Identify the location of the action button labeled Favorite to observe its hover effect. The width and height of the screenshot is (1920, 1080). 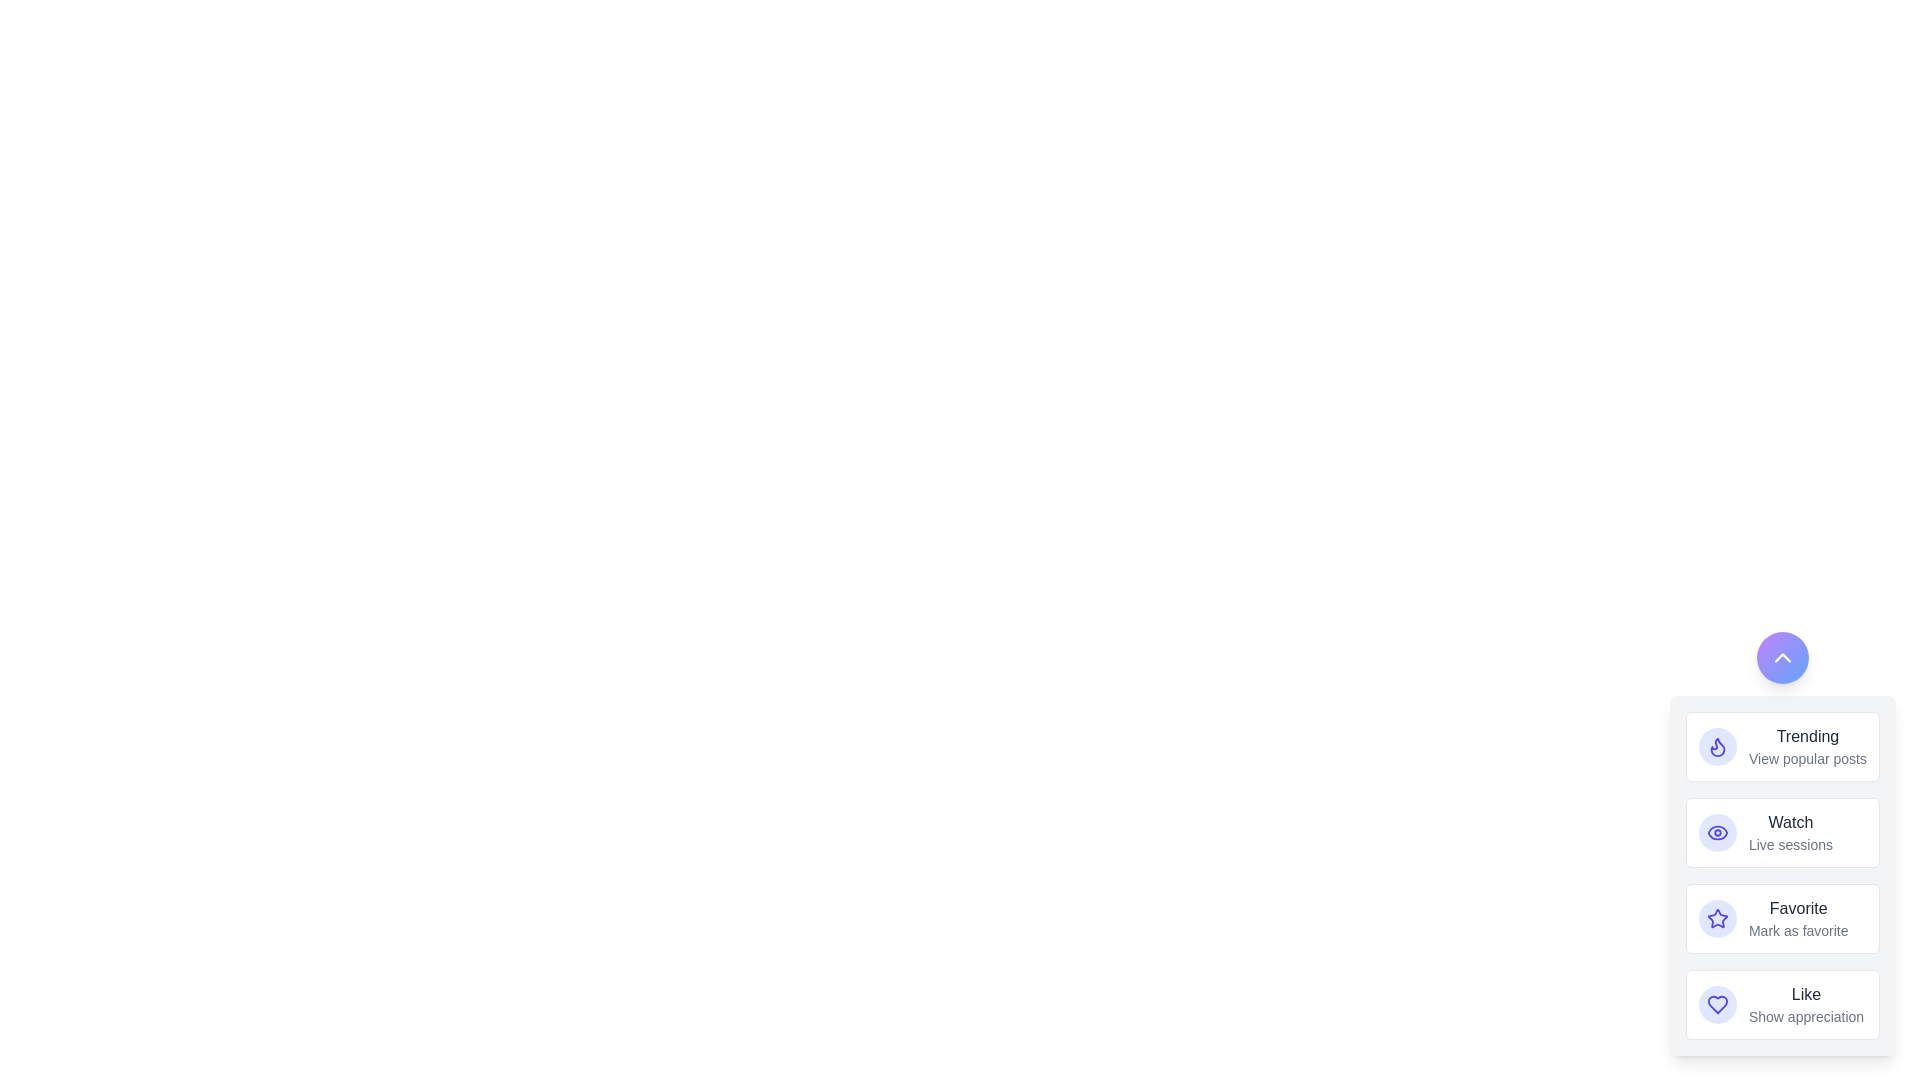
(1717, 918).